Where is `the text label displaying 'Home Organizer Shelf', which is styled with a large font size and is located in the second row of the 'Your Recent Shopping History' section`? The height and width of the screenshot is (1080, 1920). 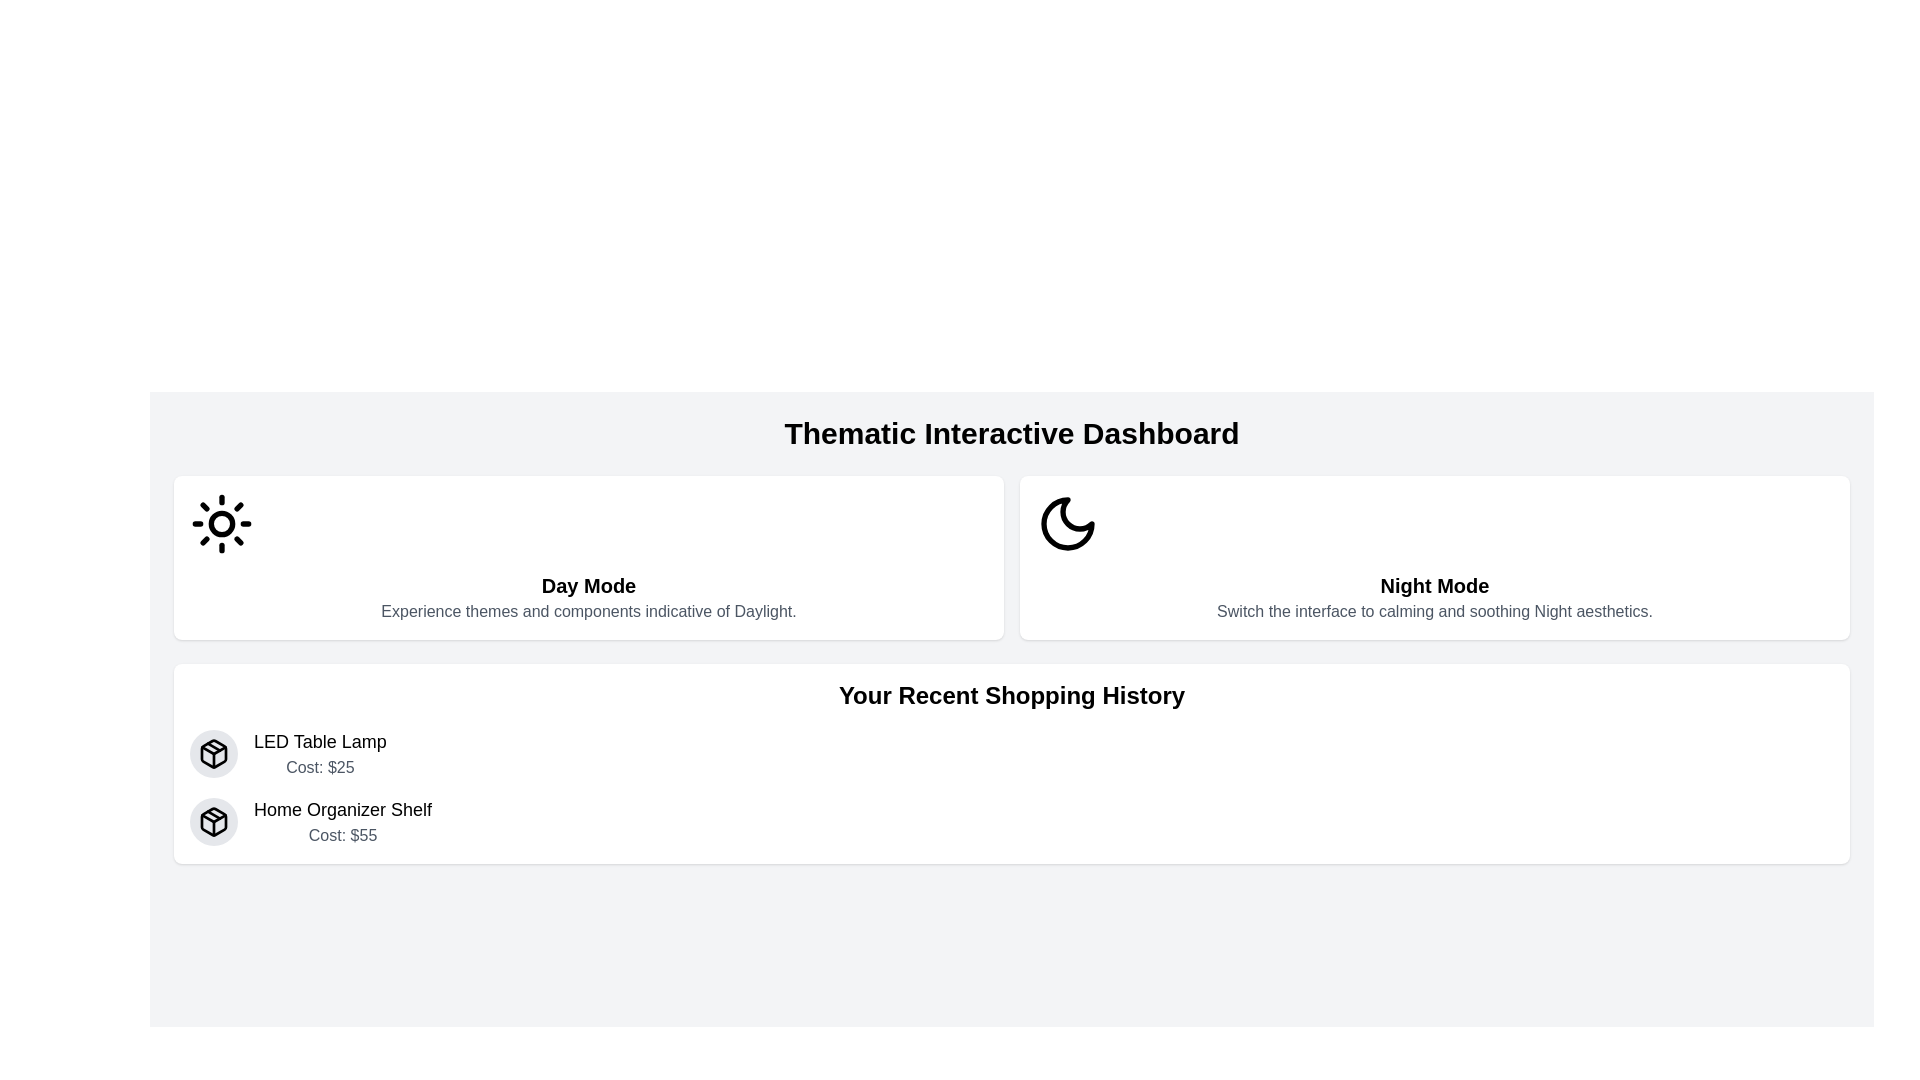
the text label displaying 'Home Organizer Shelf', which is styled with a large font size and is located in the second row of the 'Your Recent Shopping History' section is located at coordinates (343, 810).